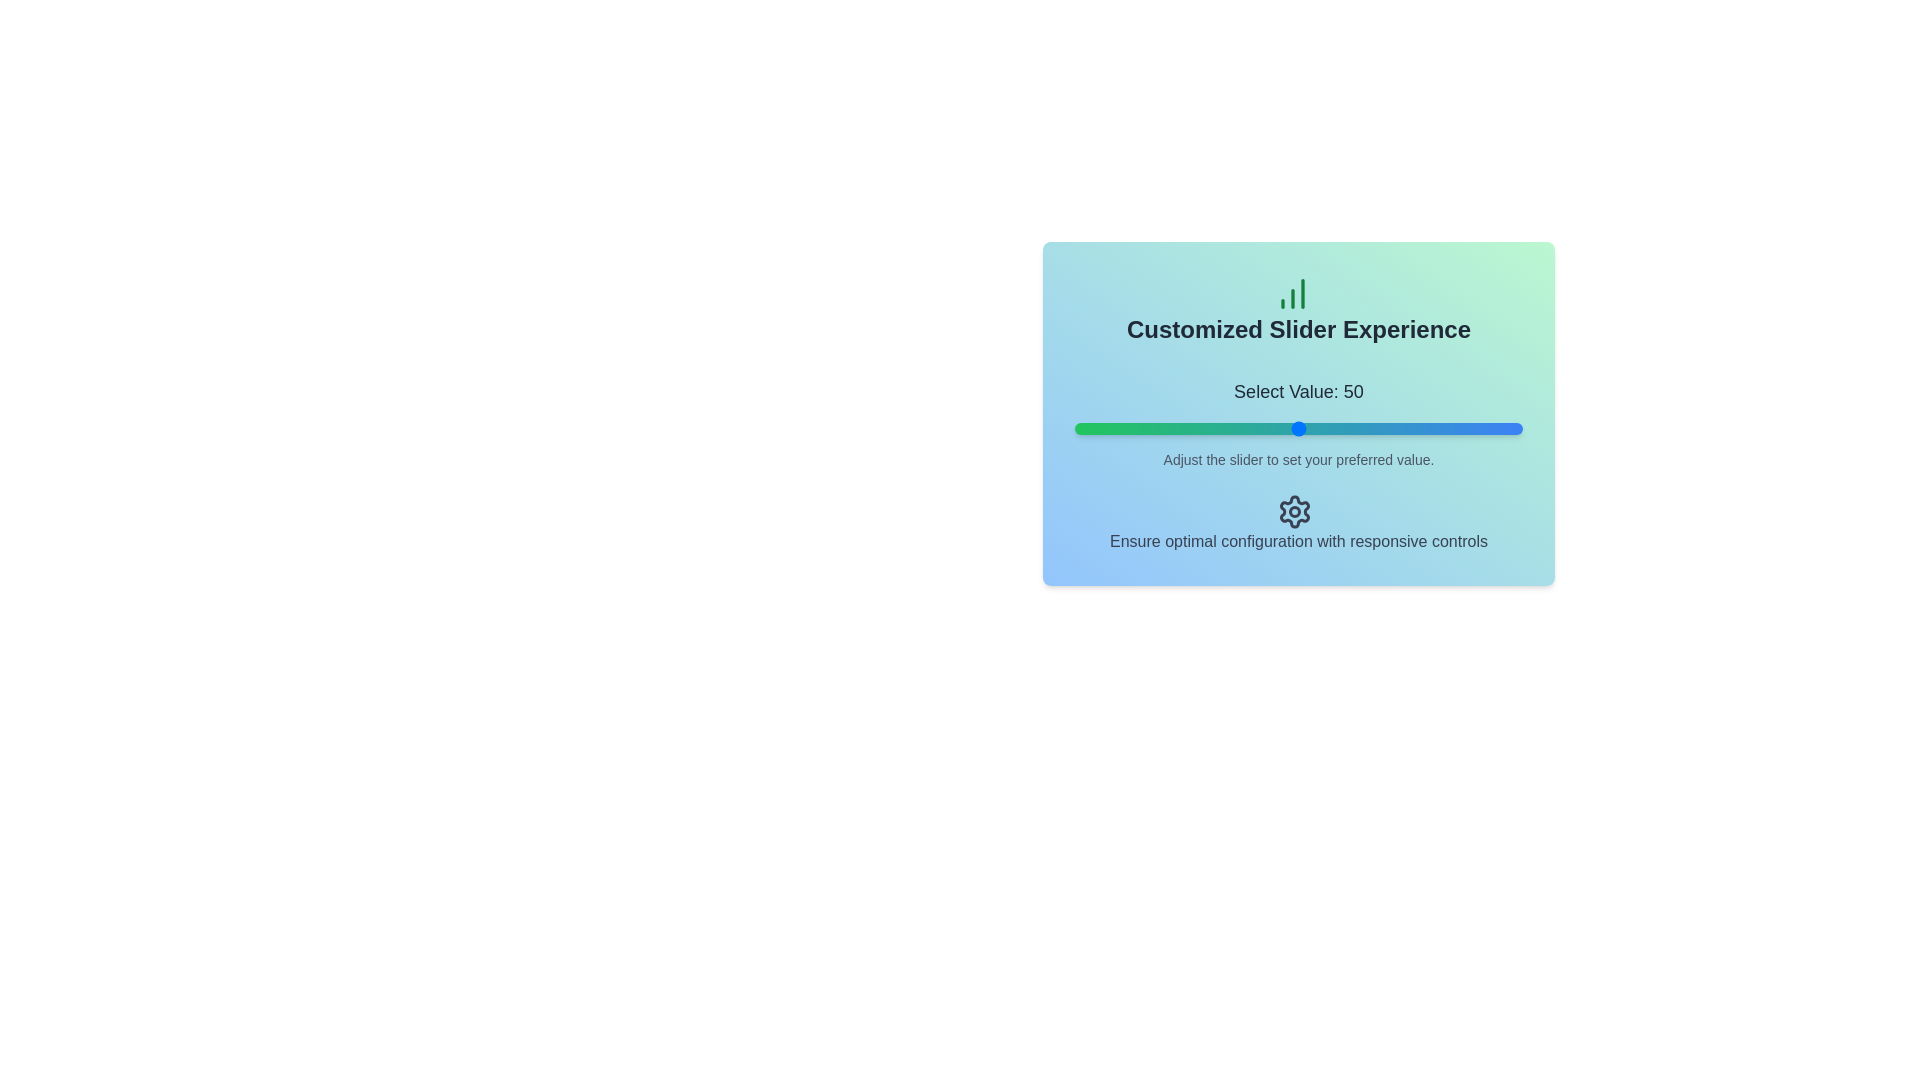 The image size is (1920, 1080). I want to click on the slider to set its value to 76, so click(1414, 427).